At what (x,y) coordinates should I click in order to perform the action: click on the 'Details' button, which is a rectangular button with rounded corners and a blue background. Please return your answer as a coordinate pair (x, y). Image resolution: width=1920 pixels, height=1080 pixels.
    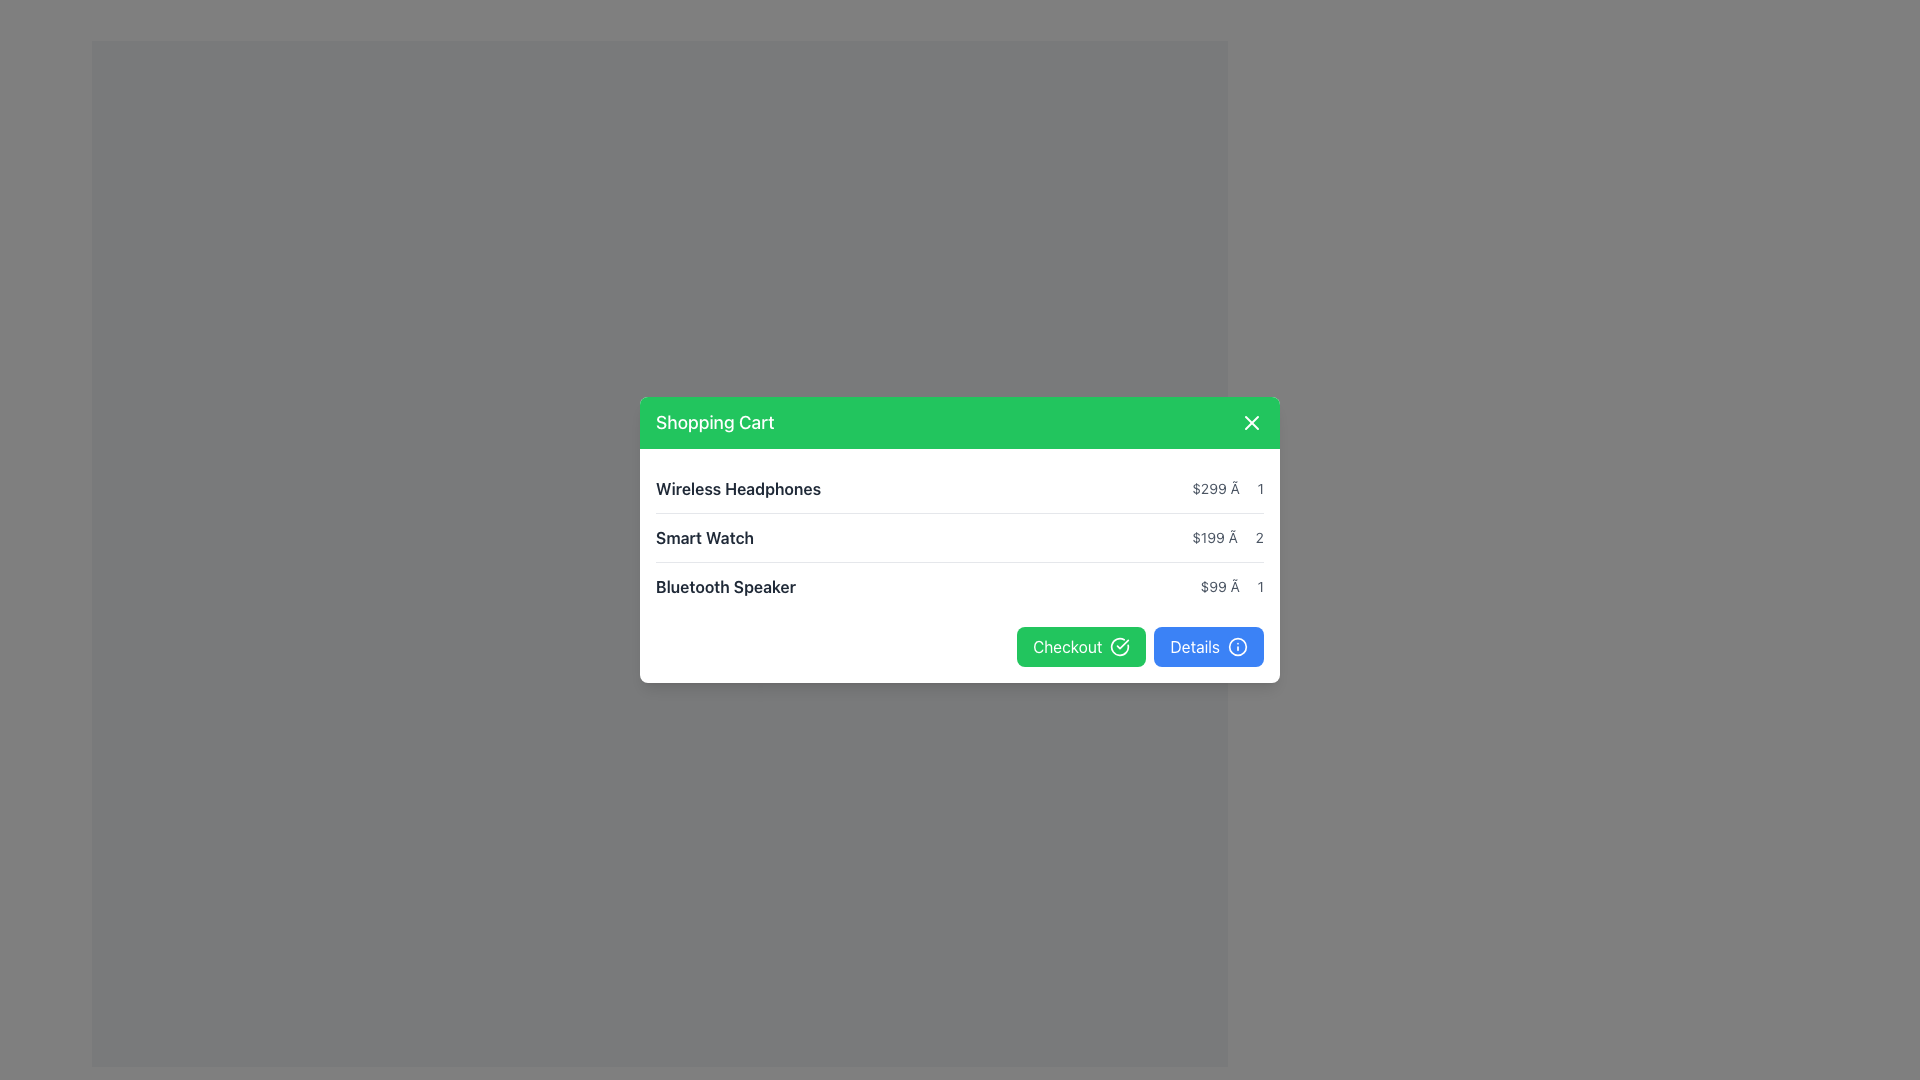
    Looking at the image, I should click on (1208, 647).